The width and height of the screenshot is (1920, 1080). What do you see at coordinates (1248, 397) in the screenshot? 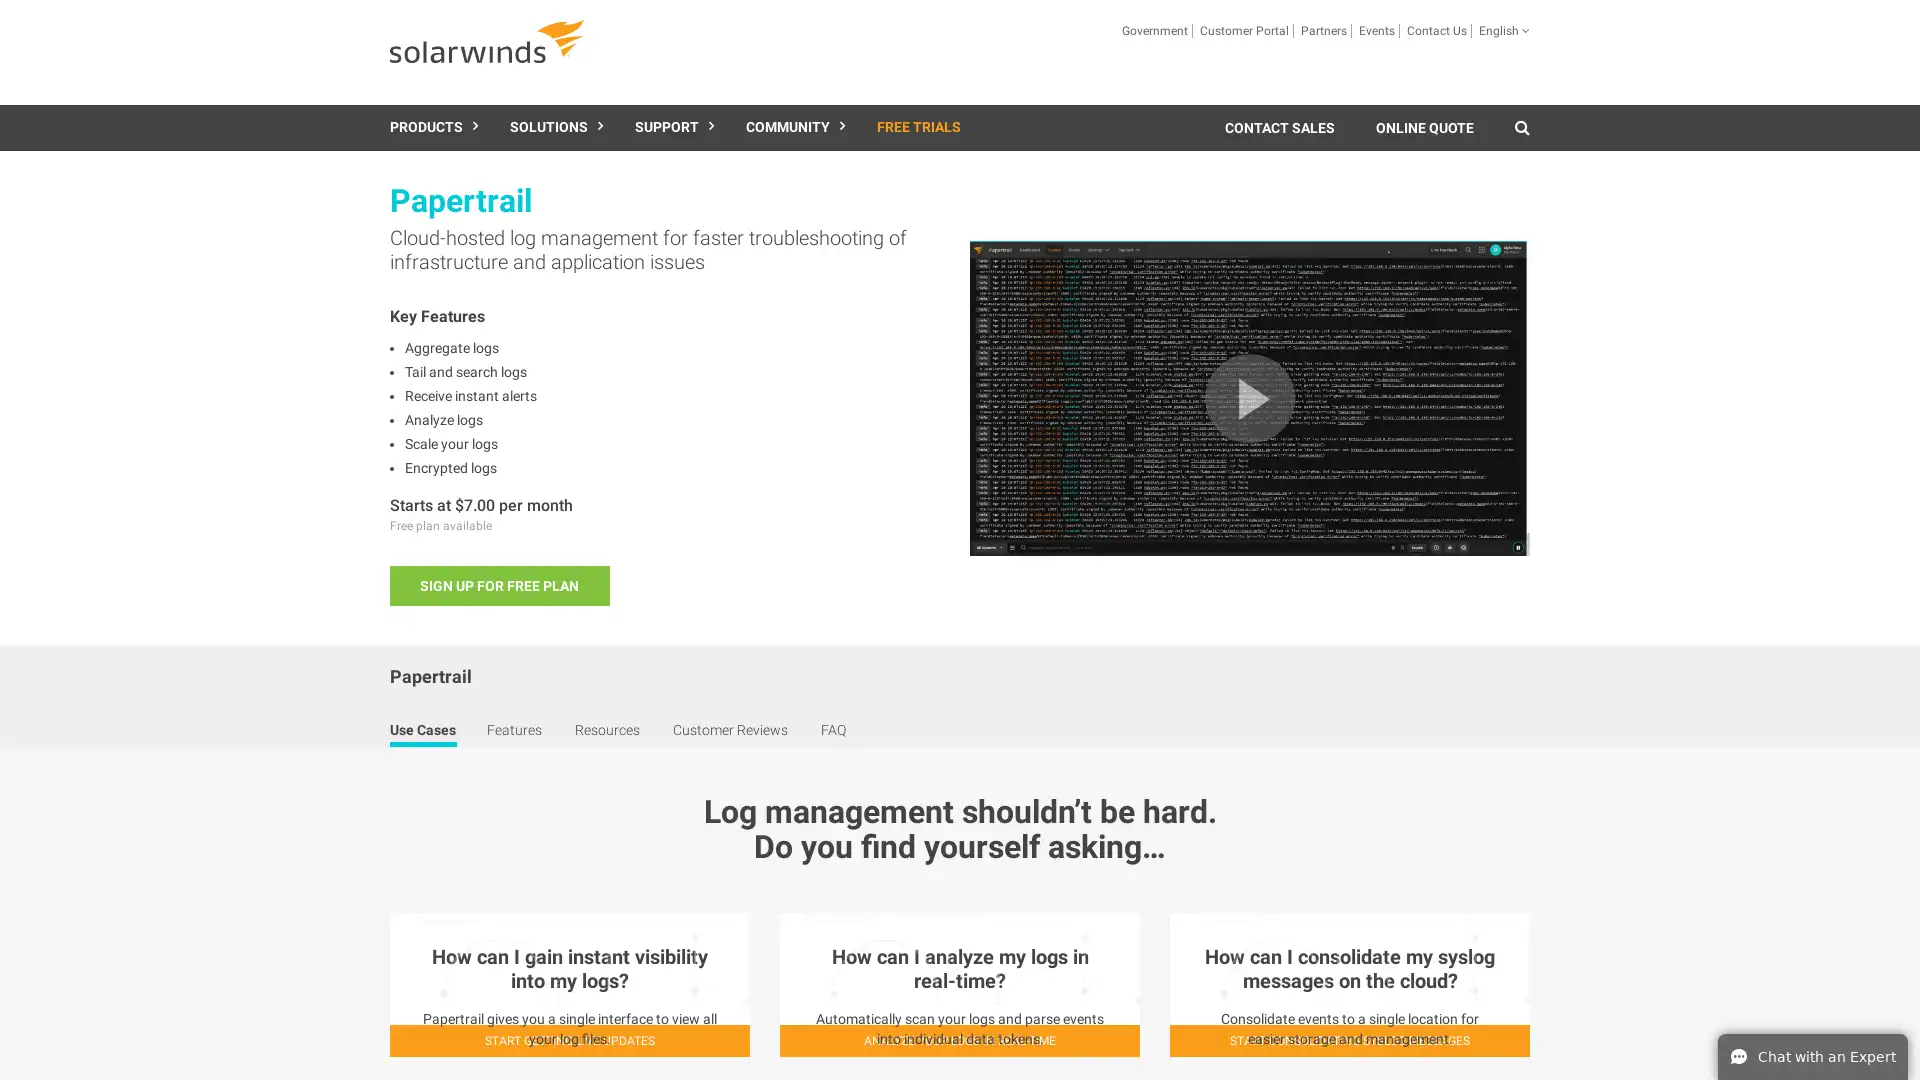
I see `Play video SolarWinds Papertrail Overview. Opens in a modal` at bounding box center [1248, 397].